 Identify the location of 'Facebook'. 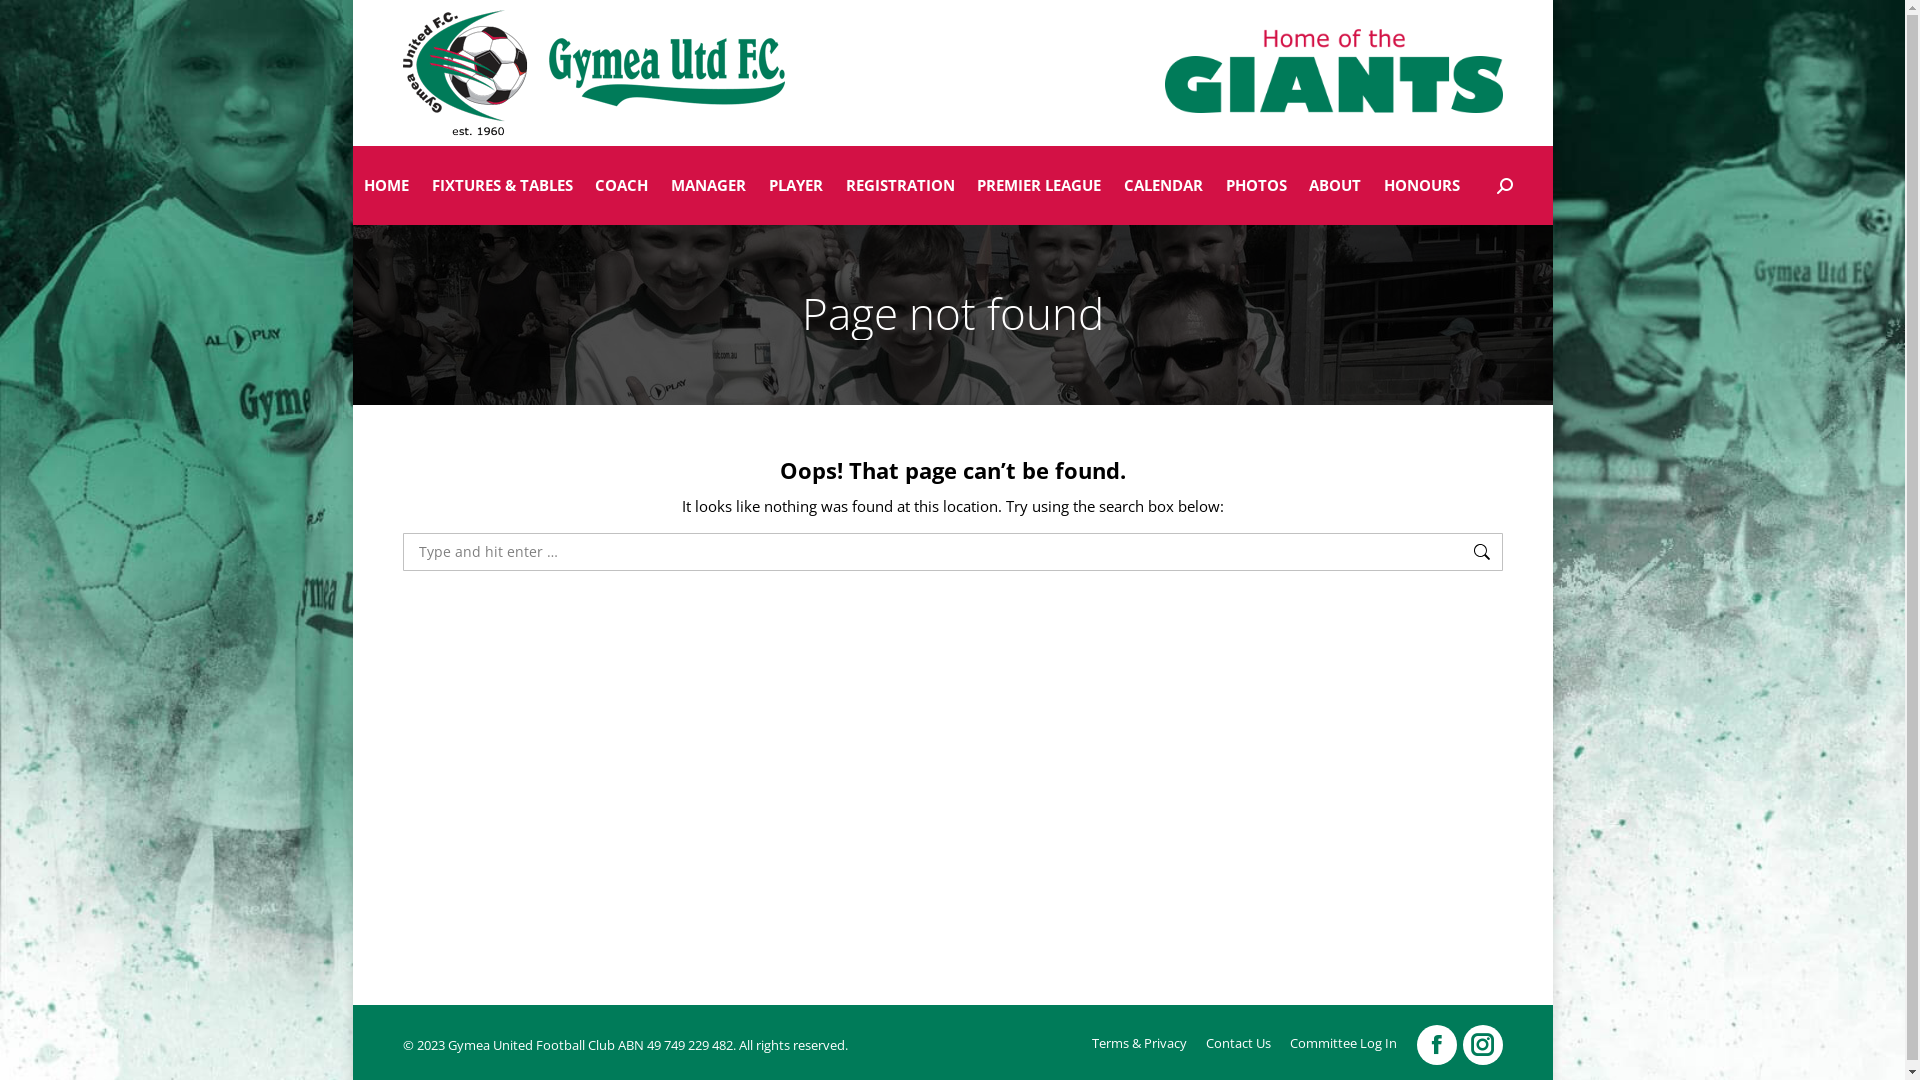
(1434, 1044).